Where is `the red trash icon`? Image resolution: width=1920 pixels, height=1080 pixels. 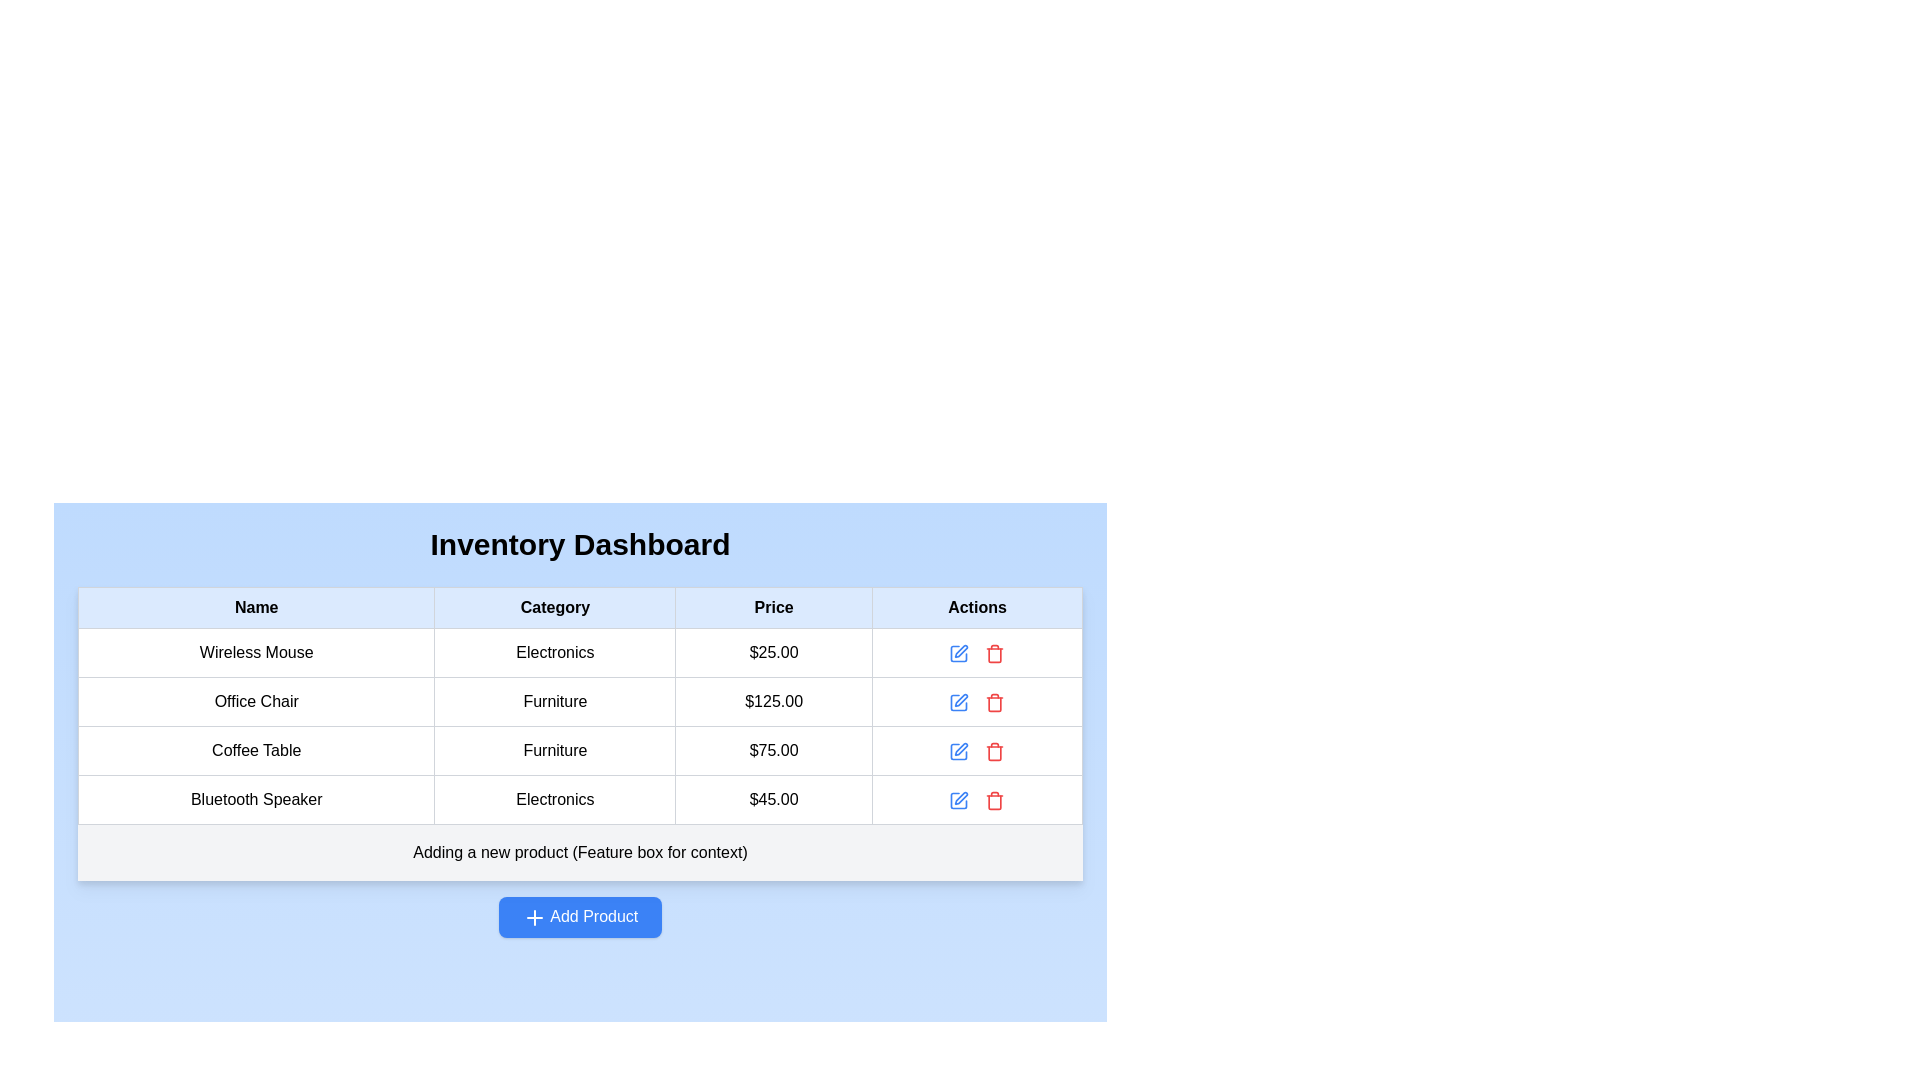
the red trash icon is located at coordinates (995, 751).